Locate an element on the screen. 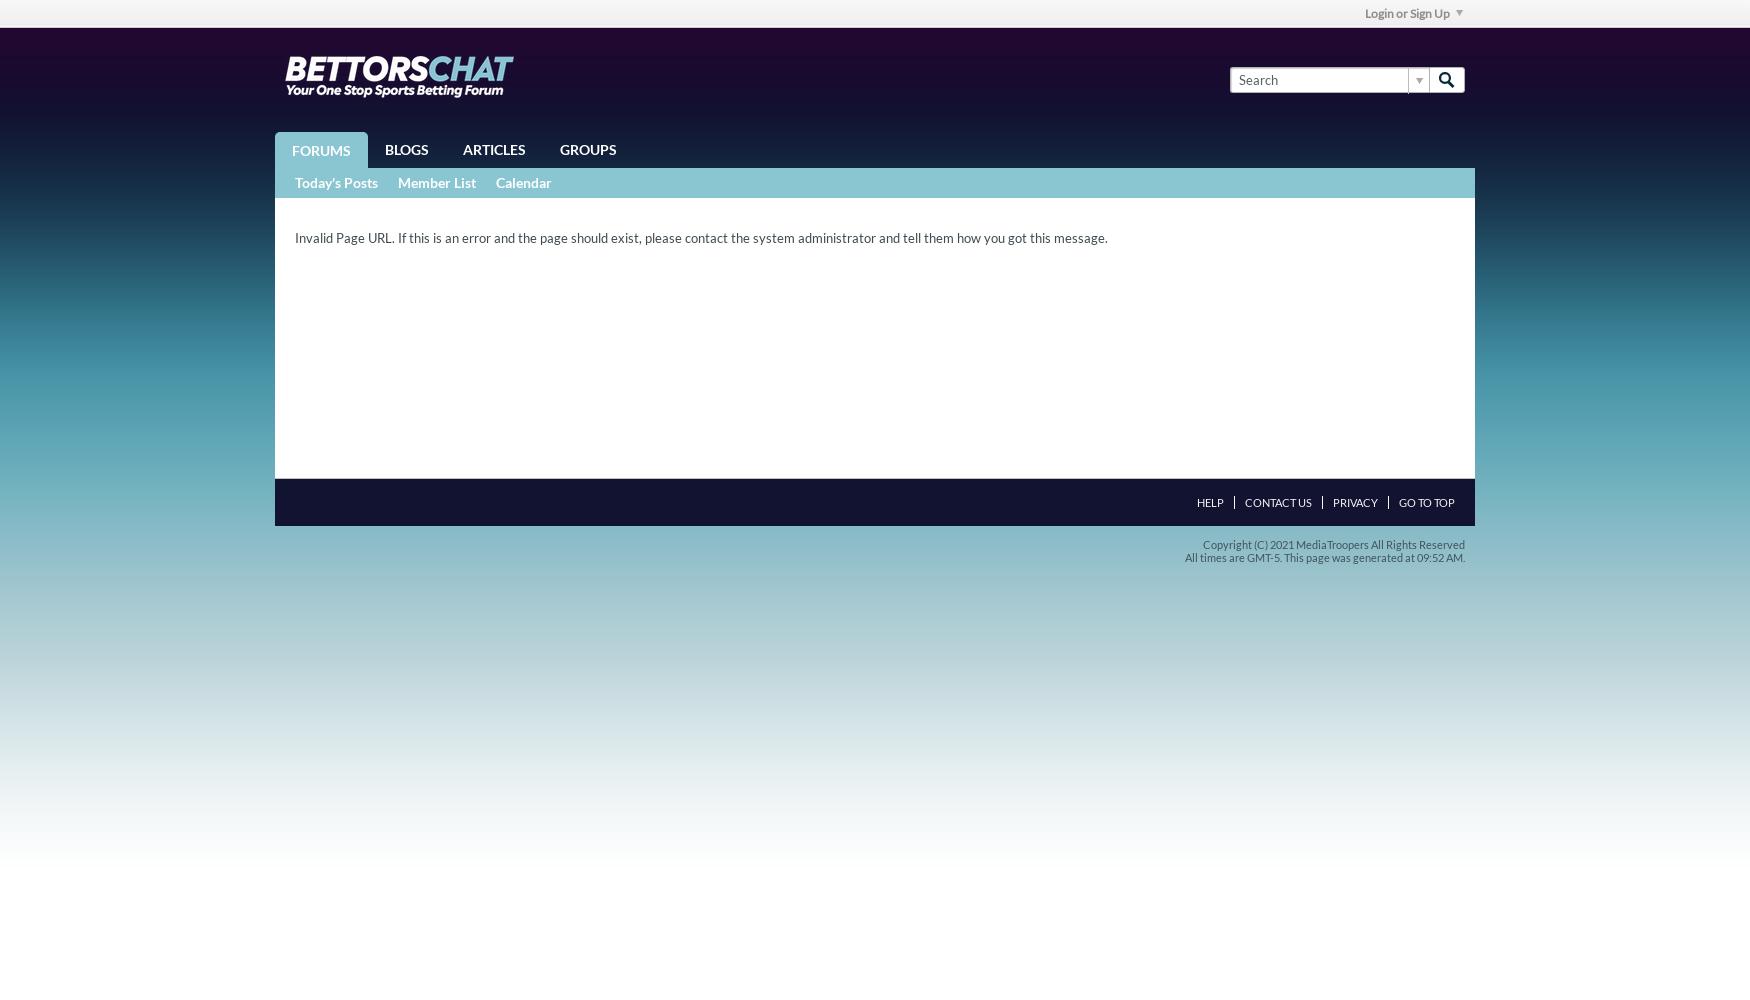  'Help' is located at coordinates (1210, 502).